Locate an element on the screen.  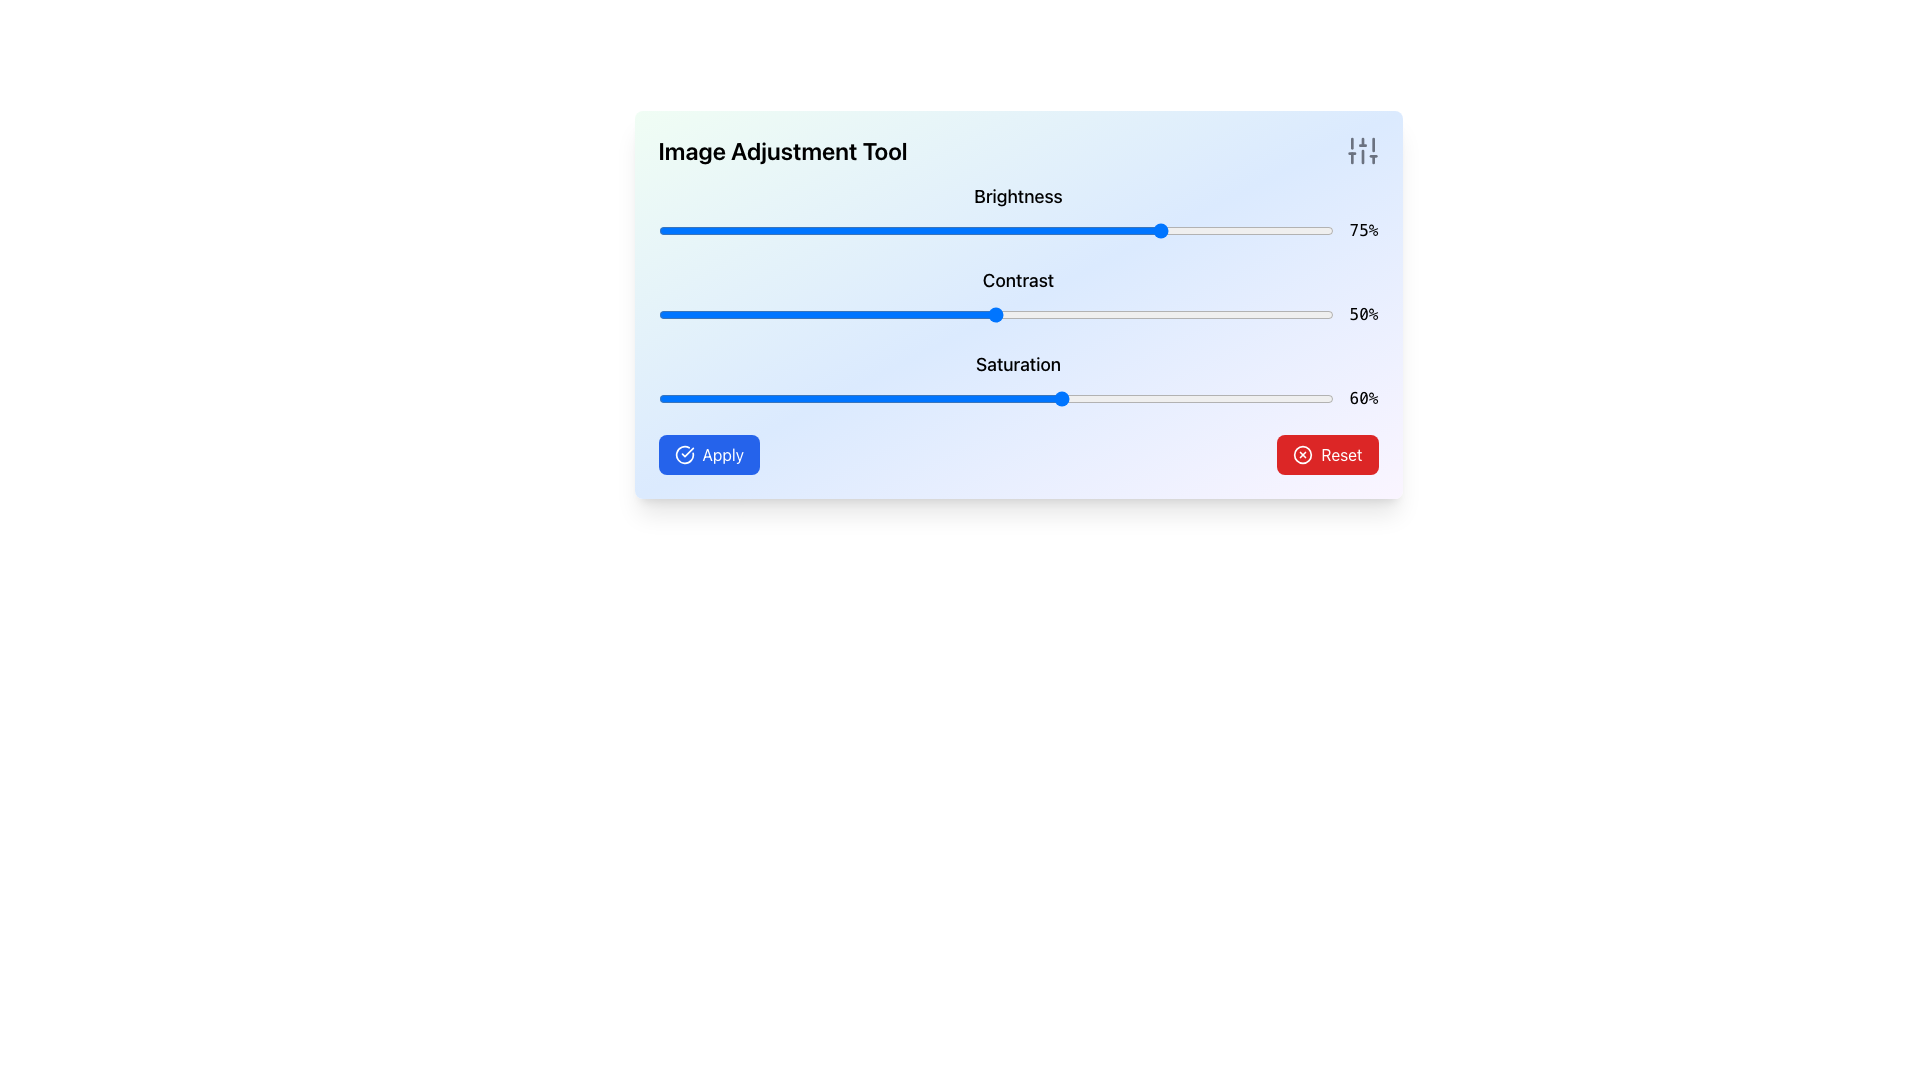
brightness is located at coordinates (1089, 230).